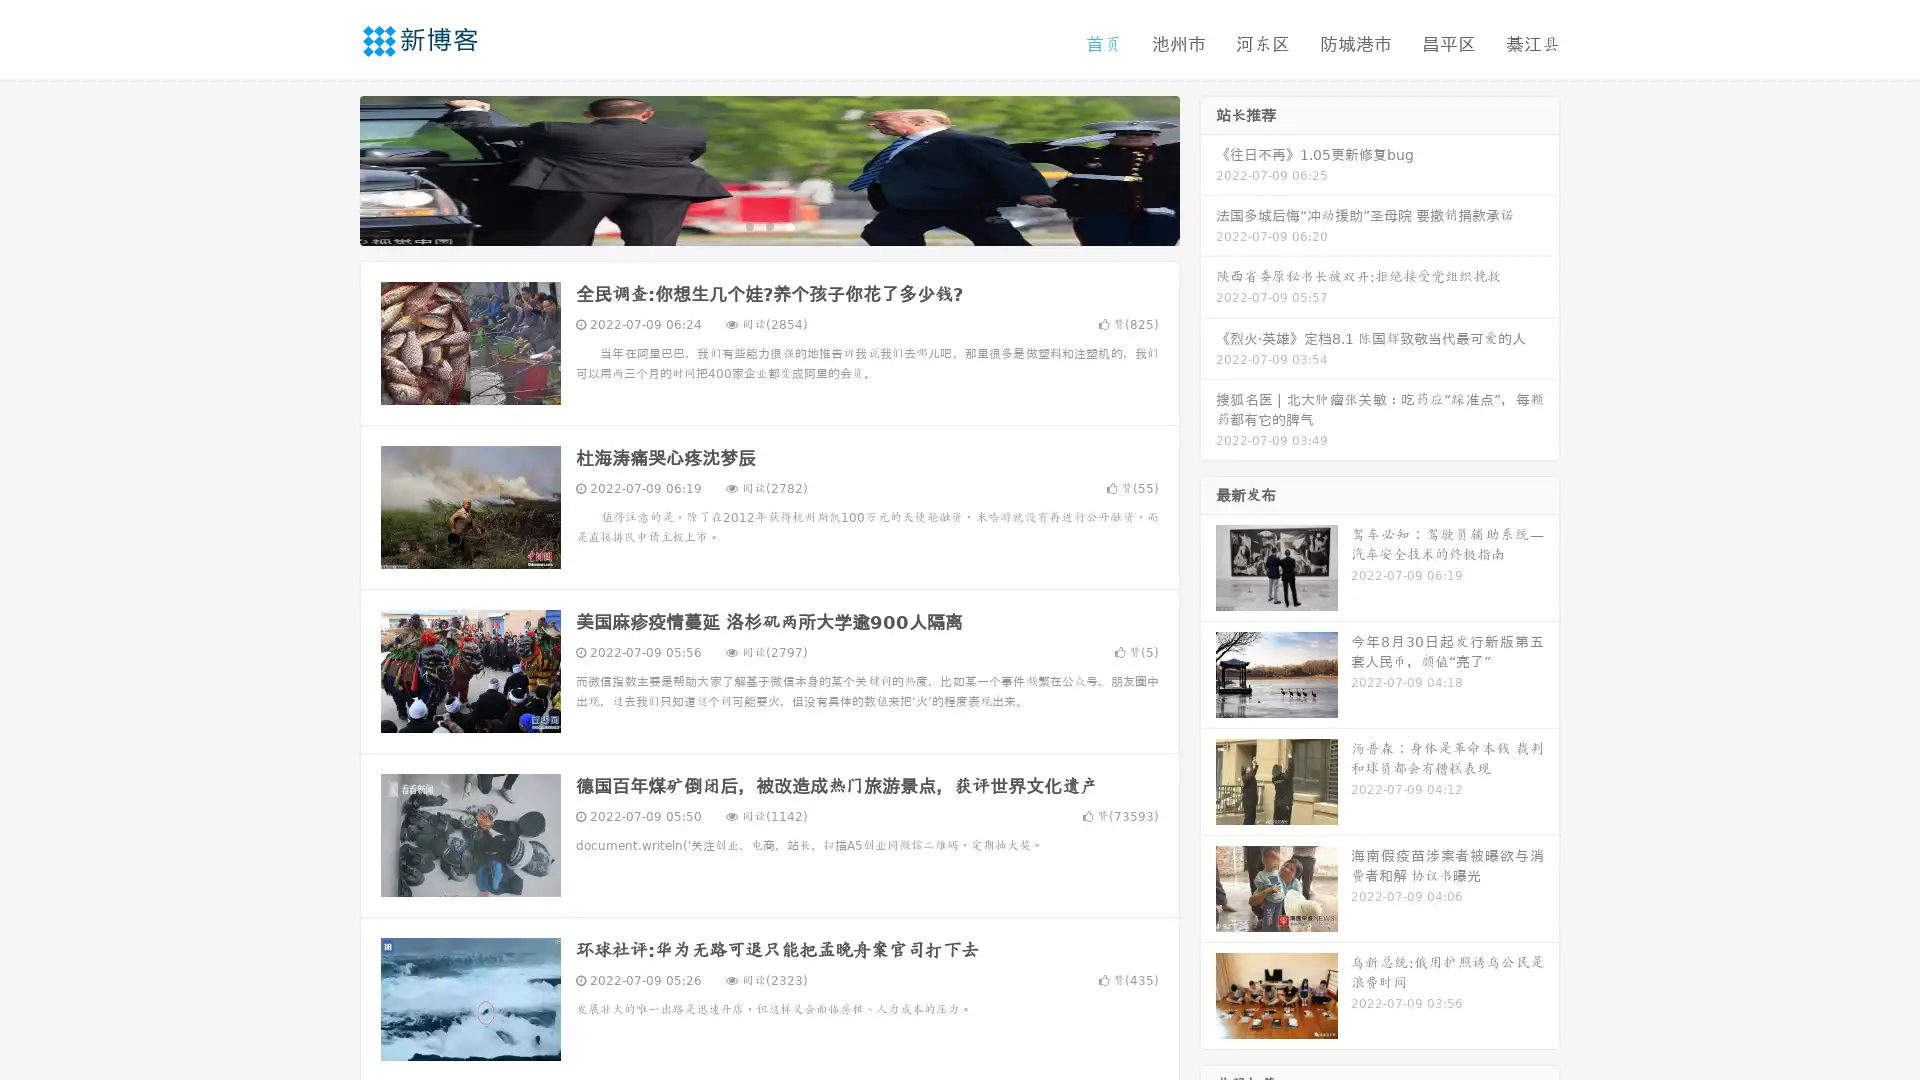 This screenshot has height=1080, width=1920. Describe the element at coordinates (768, 225) in the screenshot. I see `Go to slide 2` at that location.